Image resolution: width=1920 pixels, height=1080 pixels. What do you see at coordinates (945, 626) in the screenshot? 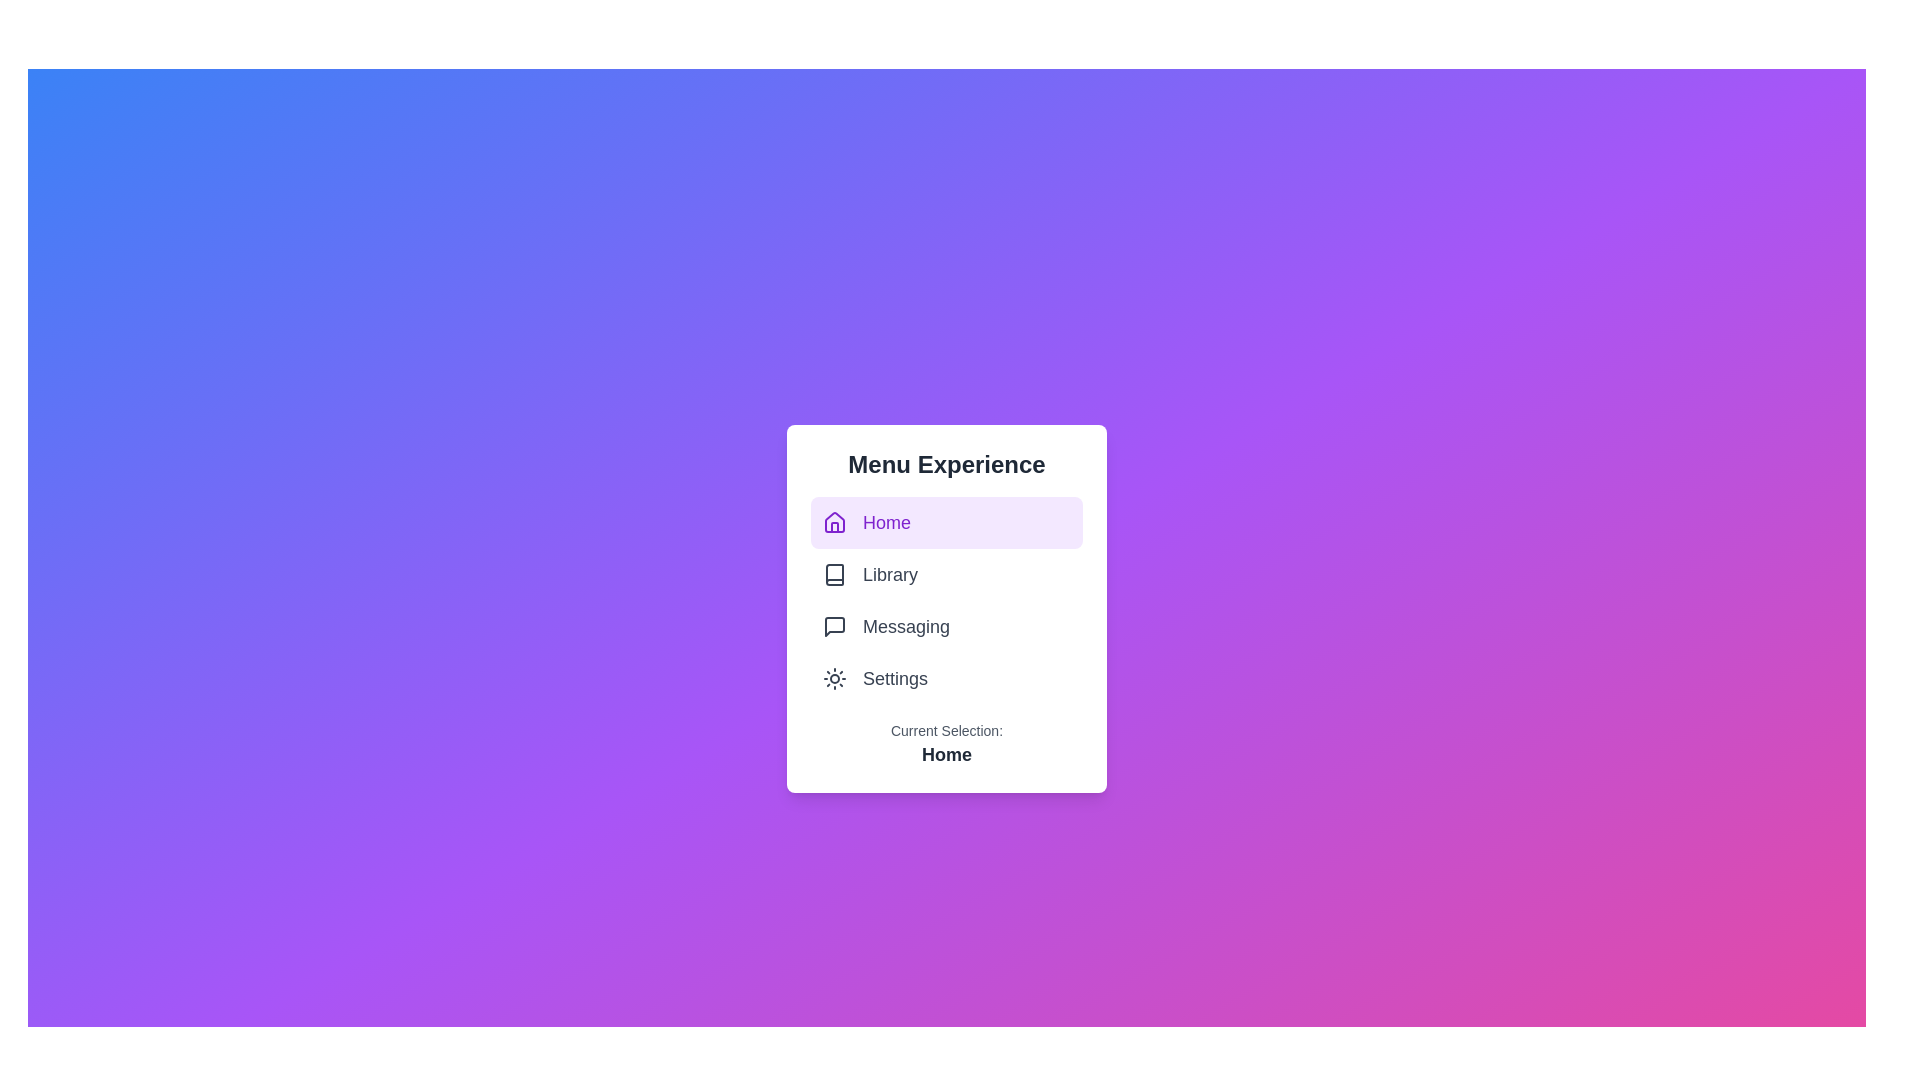
I see `the 'Messaging' menu item to select it` at bounding box center [945, 626].